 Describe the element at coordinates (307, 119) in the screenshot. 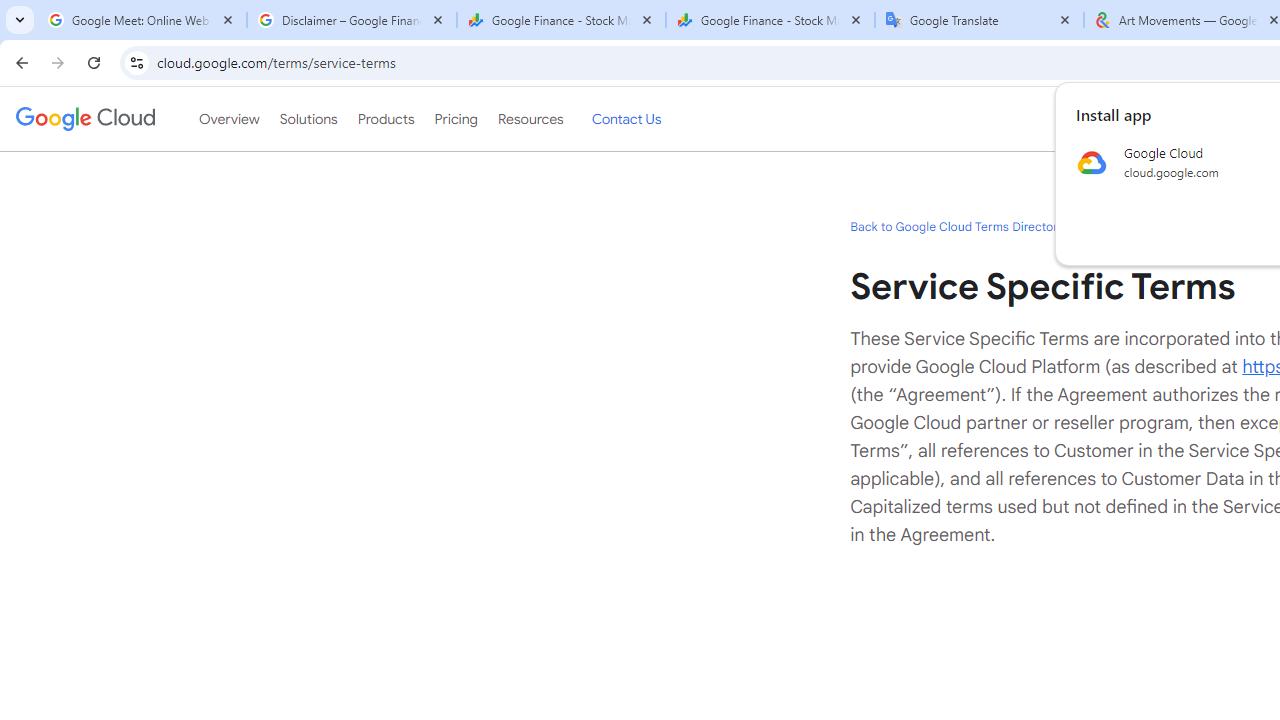

I see `'Solutions'` at that location.